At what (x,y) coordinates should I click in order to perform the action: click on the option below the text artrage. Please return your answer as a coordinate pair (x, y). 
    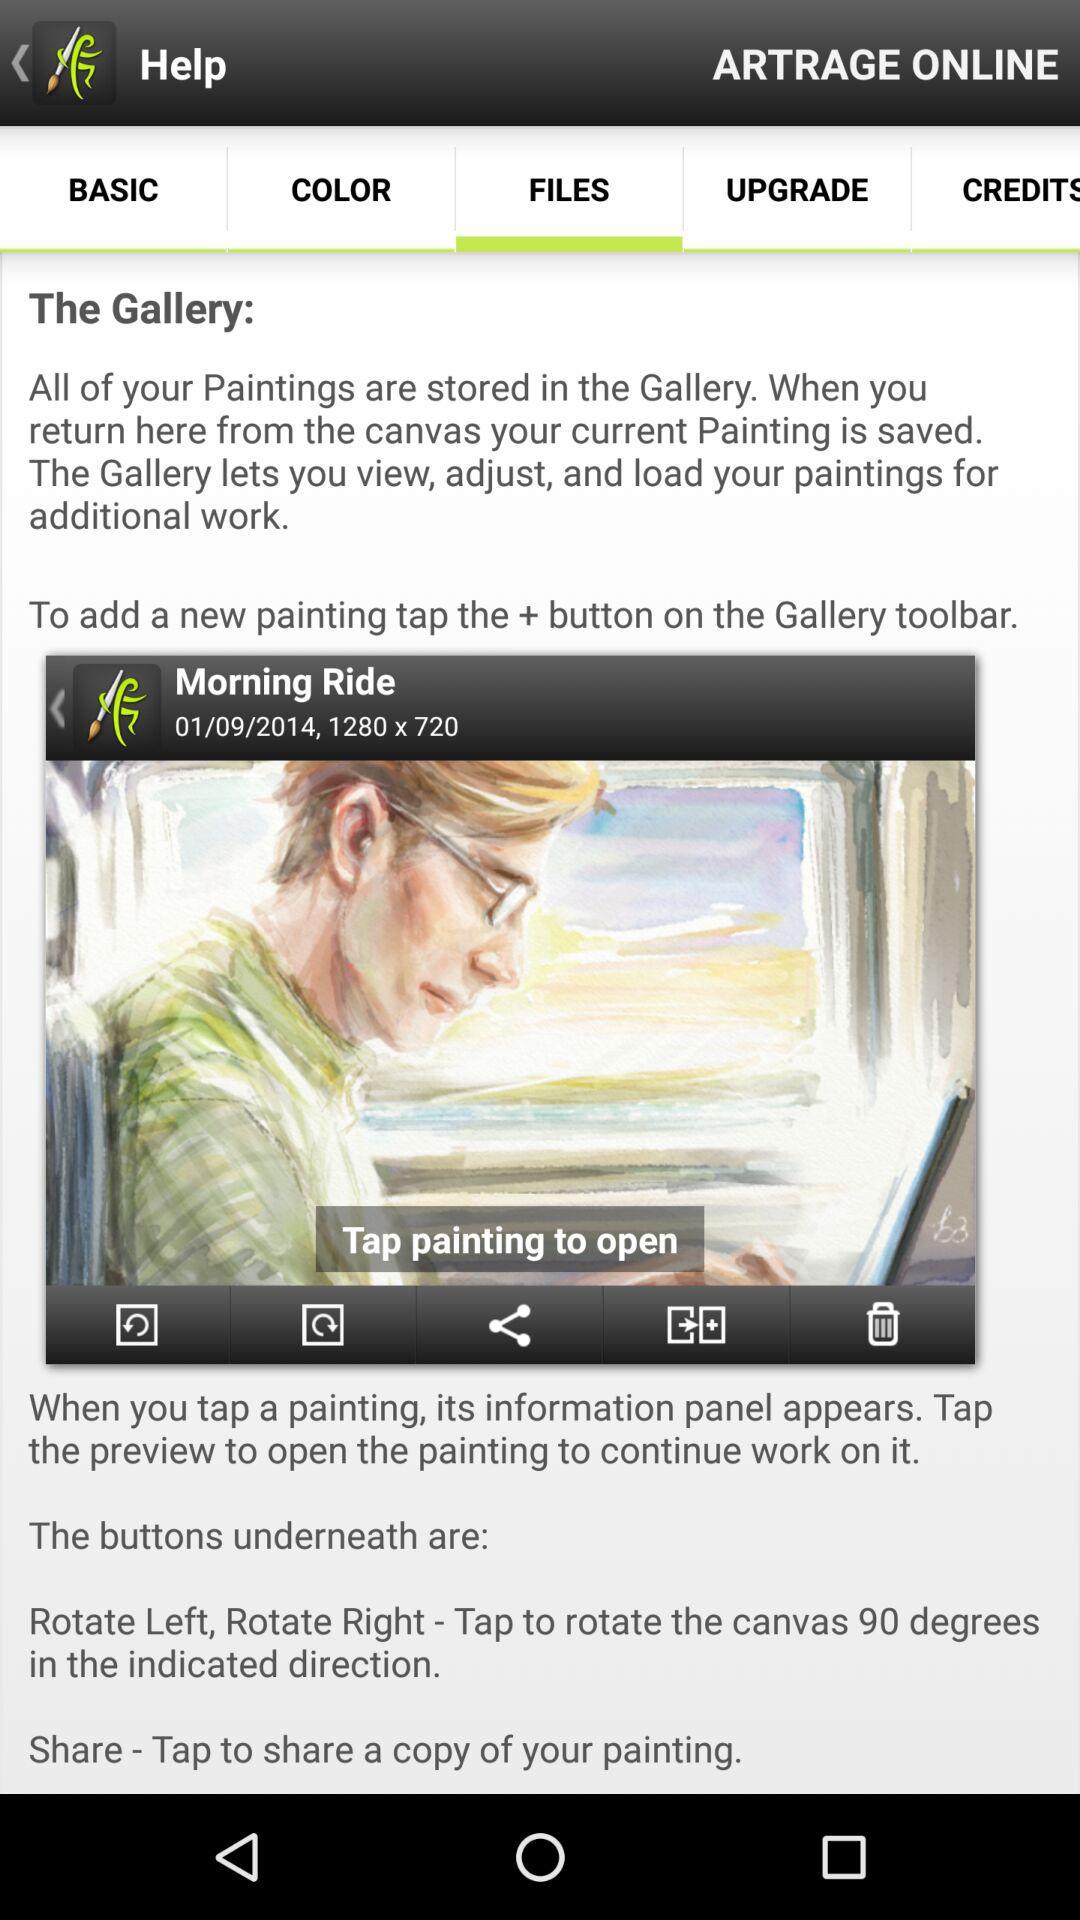
    Looking at the image, I should click on (796, 188).